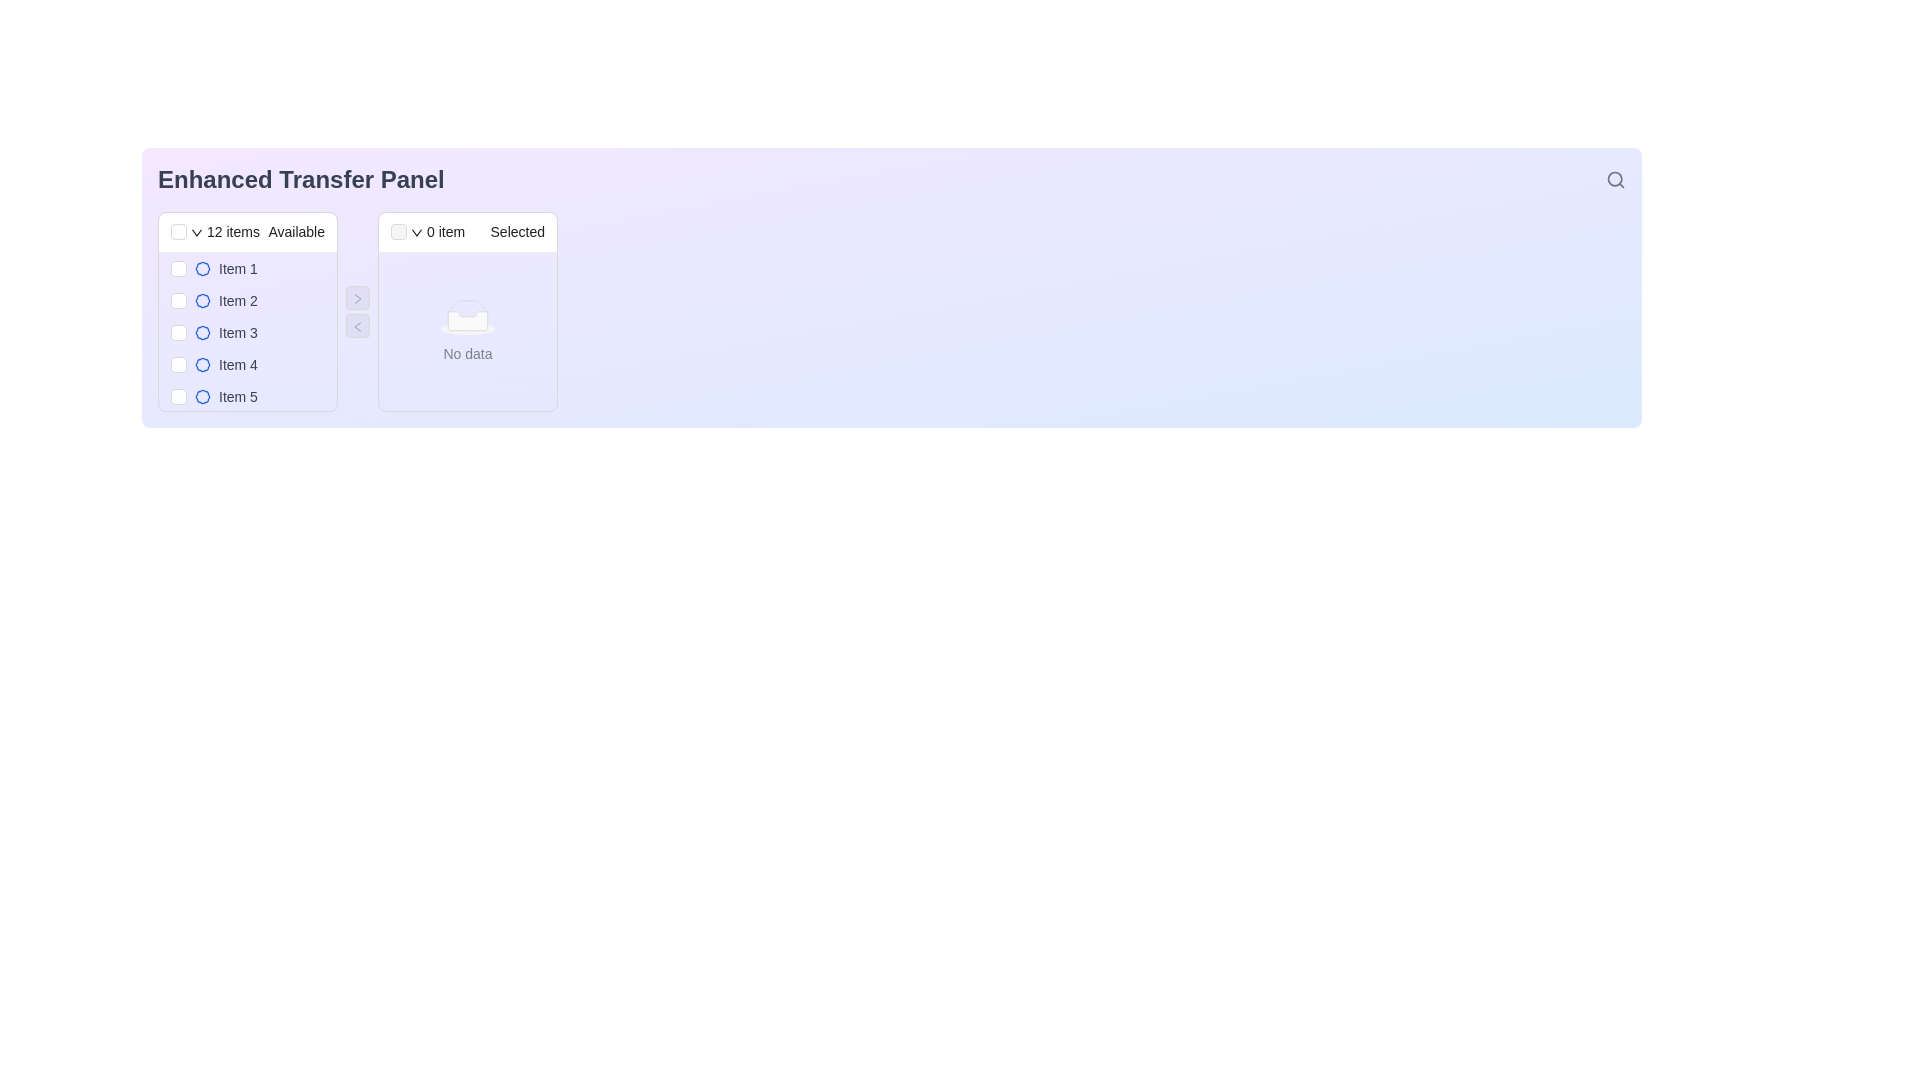 The image size is (1920, 1080). Describe the element at coordinates (178, 397) in the screenshot. I see `the checkbox corresponding to 'Item 5'` at that location.